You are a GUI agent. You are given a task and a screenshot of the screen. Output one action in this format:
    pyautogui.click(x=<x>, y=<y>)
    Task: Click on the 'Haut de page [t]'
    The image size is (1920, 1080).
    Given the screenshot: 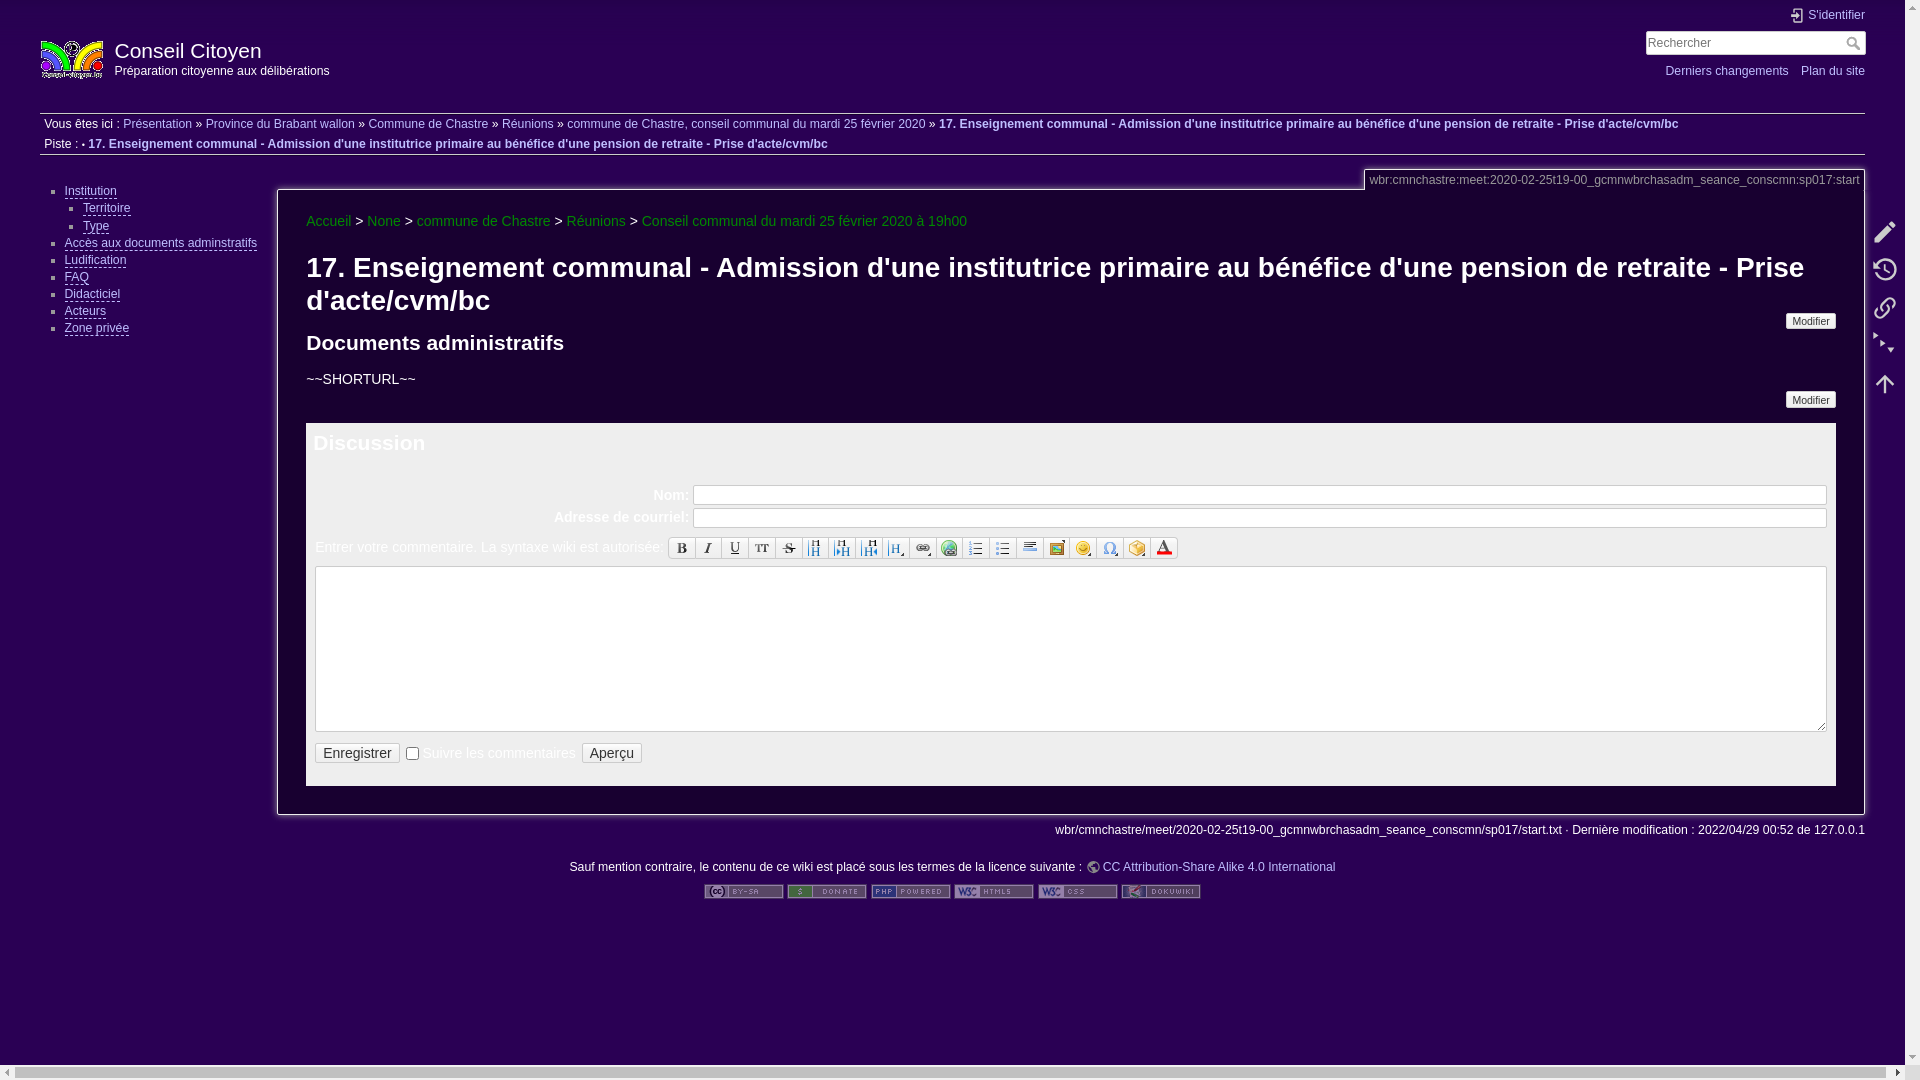 What is the action you would take?
    pyautogui.click(x=1884, y=382)
    